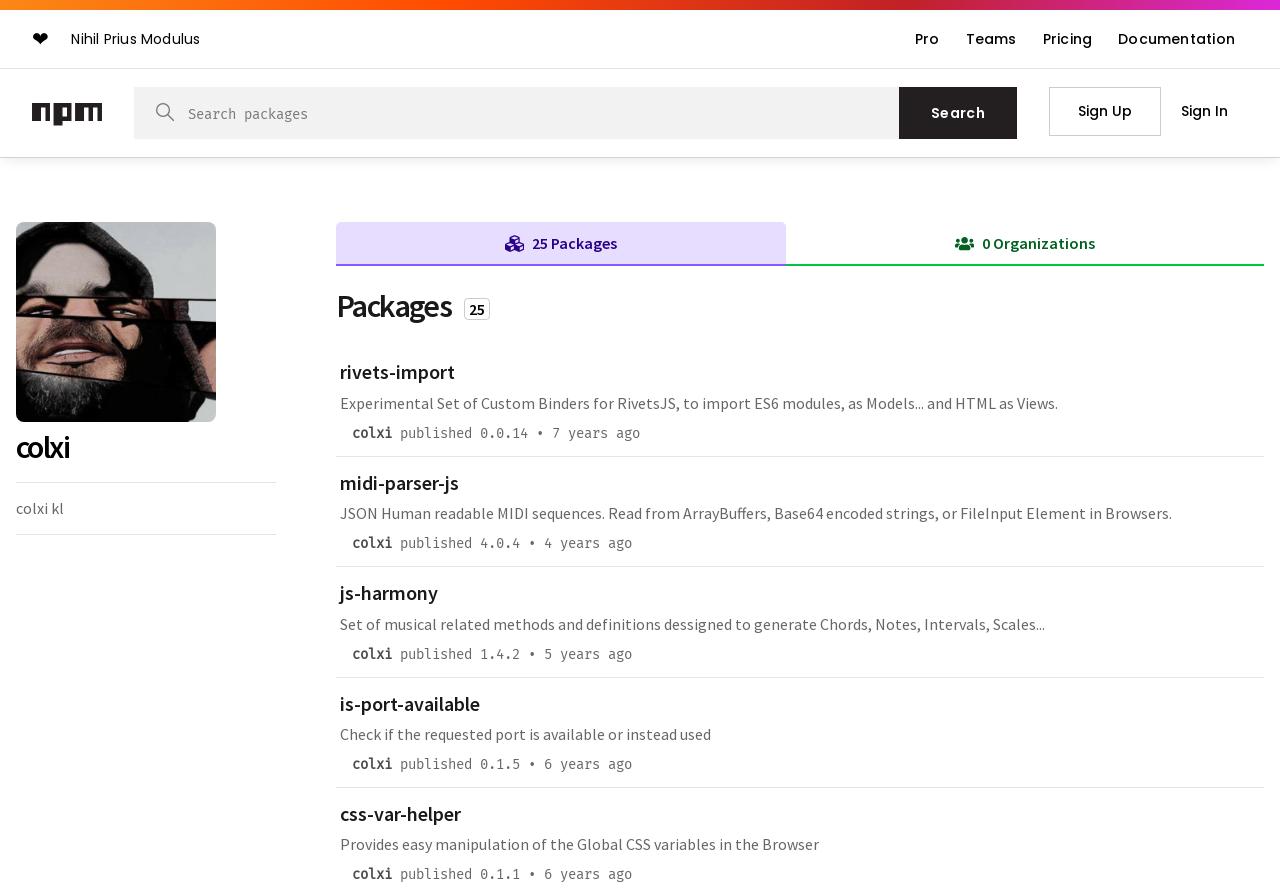 Image resolution: width=1280 pixels, height=895 pixels. I want to click on 'js-harmony', so click(339, 591).